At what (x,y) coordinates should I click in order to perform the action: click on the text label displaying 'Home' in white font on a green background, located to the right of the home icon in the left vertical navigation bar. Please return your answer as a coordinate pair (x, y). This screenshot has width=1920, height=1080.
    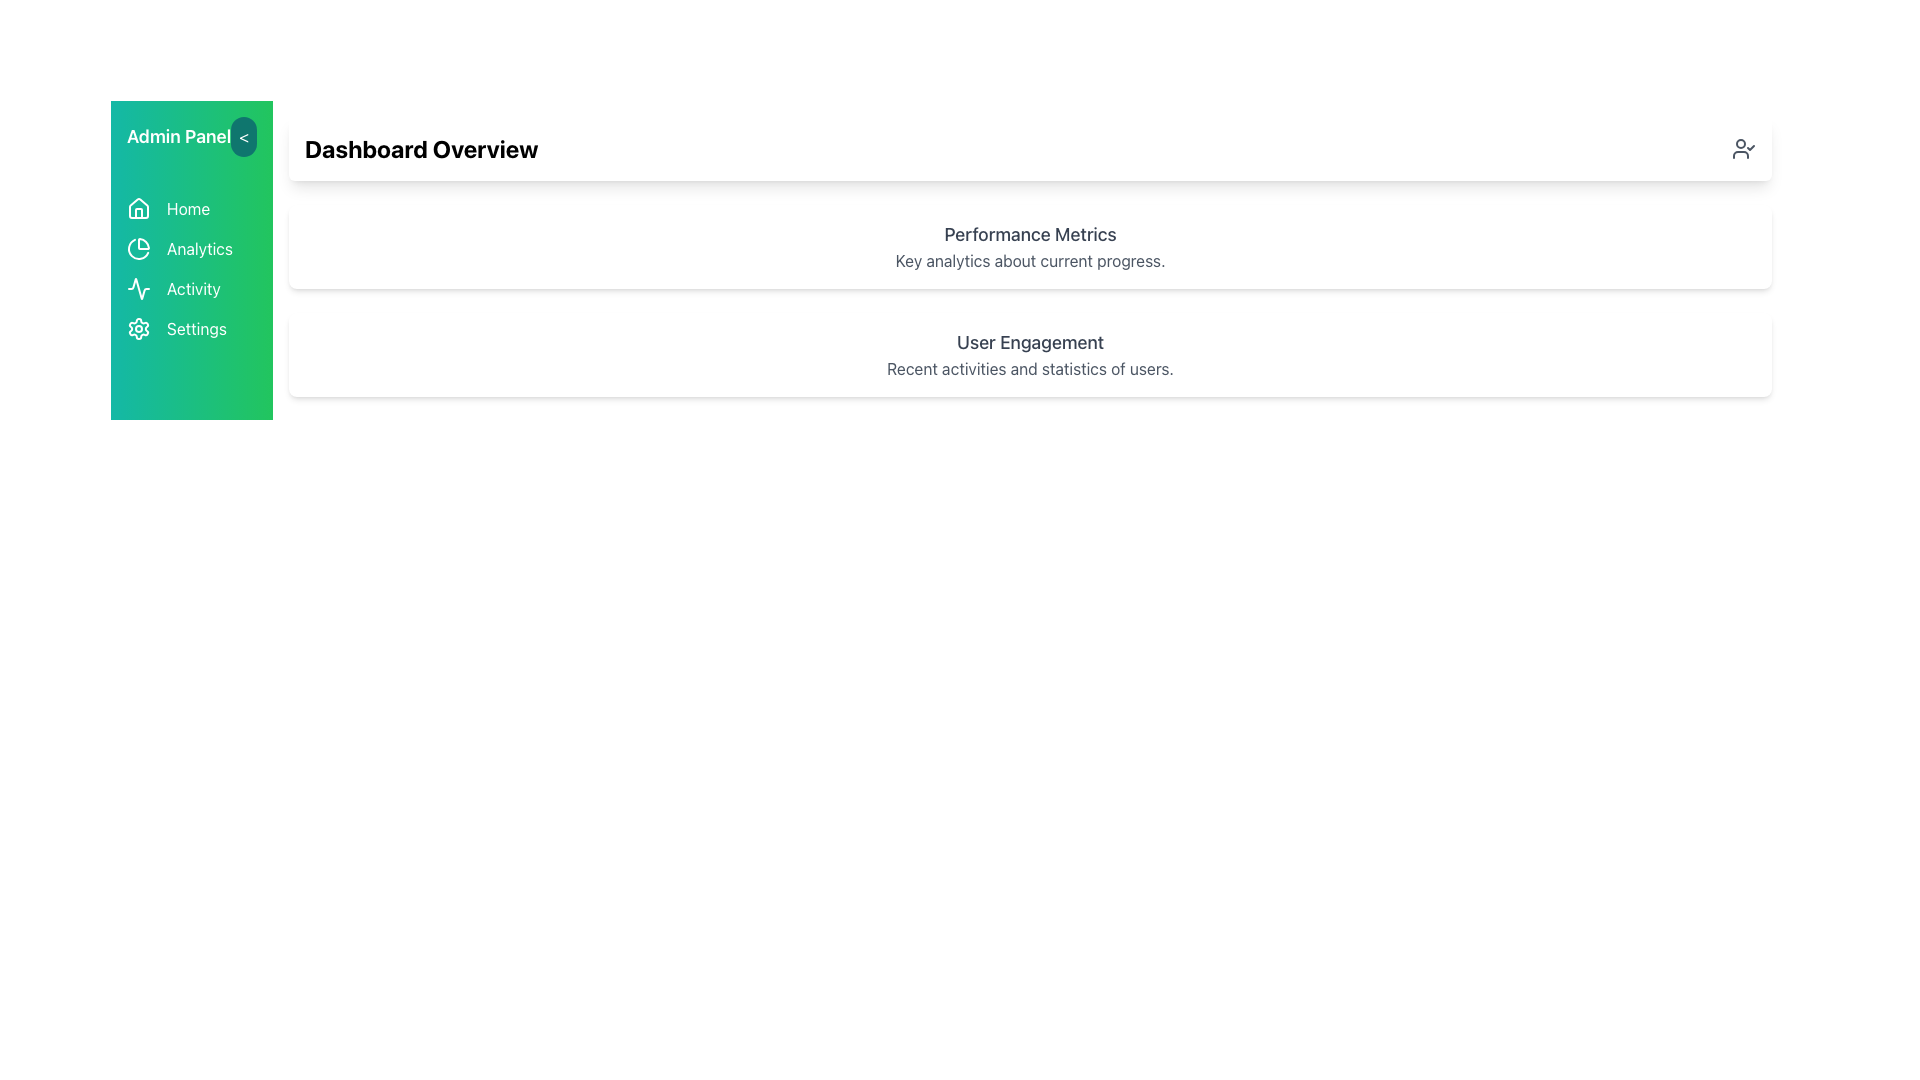
    Looking at the image, I should click on (188, 208).